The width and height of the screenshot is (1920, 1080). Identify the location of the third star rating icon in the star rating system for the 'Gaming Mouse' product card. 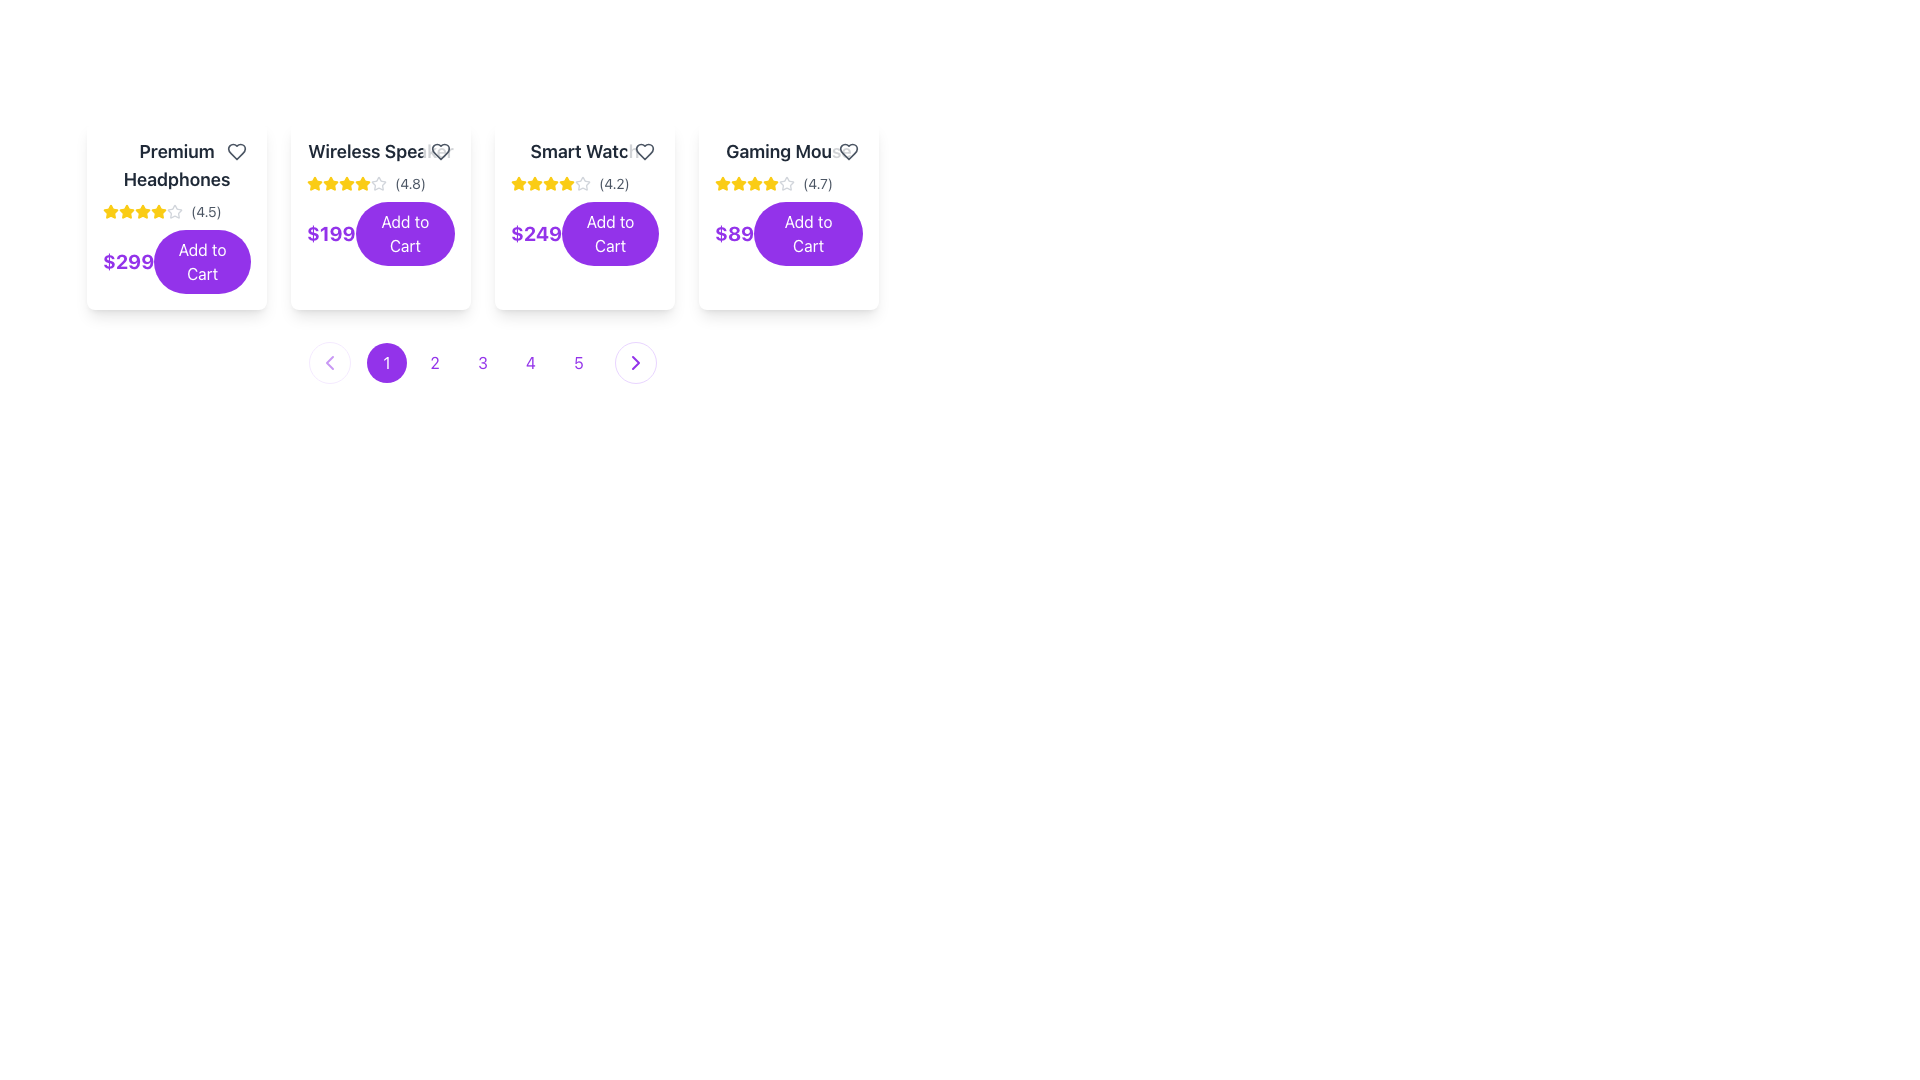
(738, 184).